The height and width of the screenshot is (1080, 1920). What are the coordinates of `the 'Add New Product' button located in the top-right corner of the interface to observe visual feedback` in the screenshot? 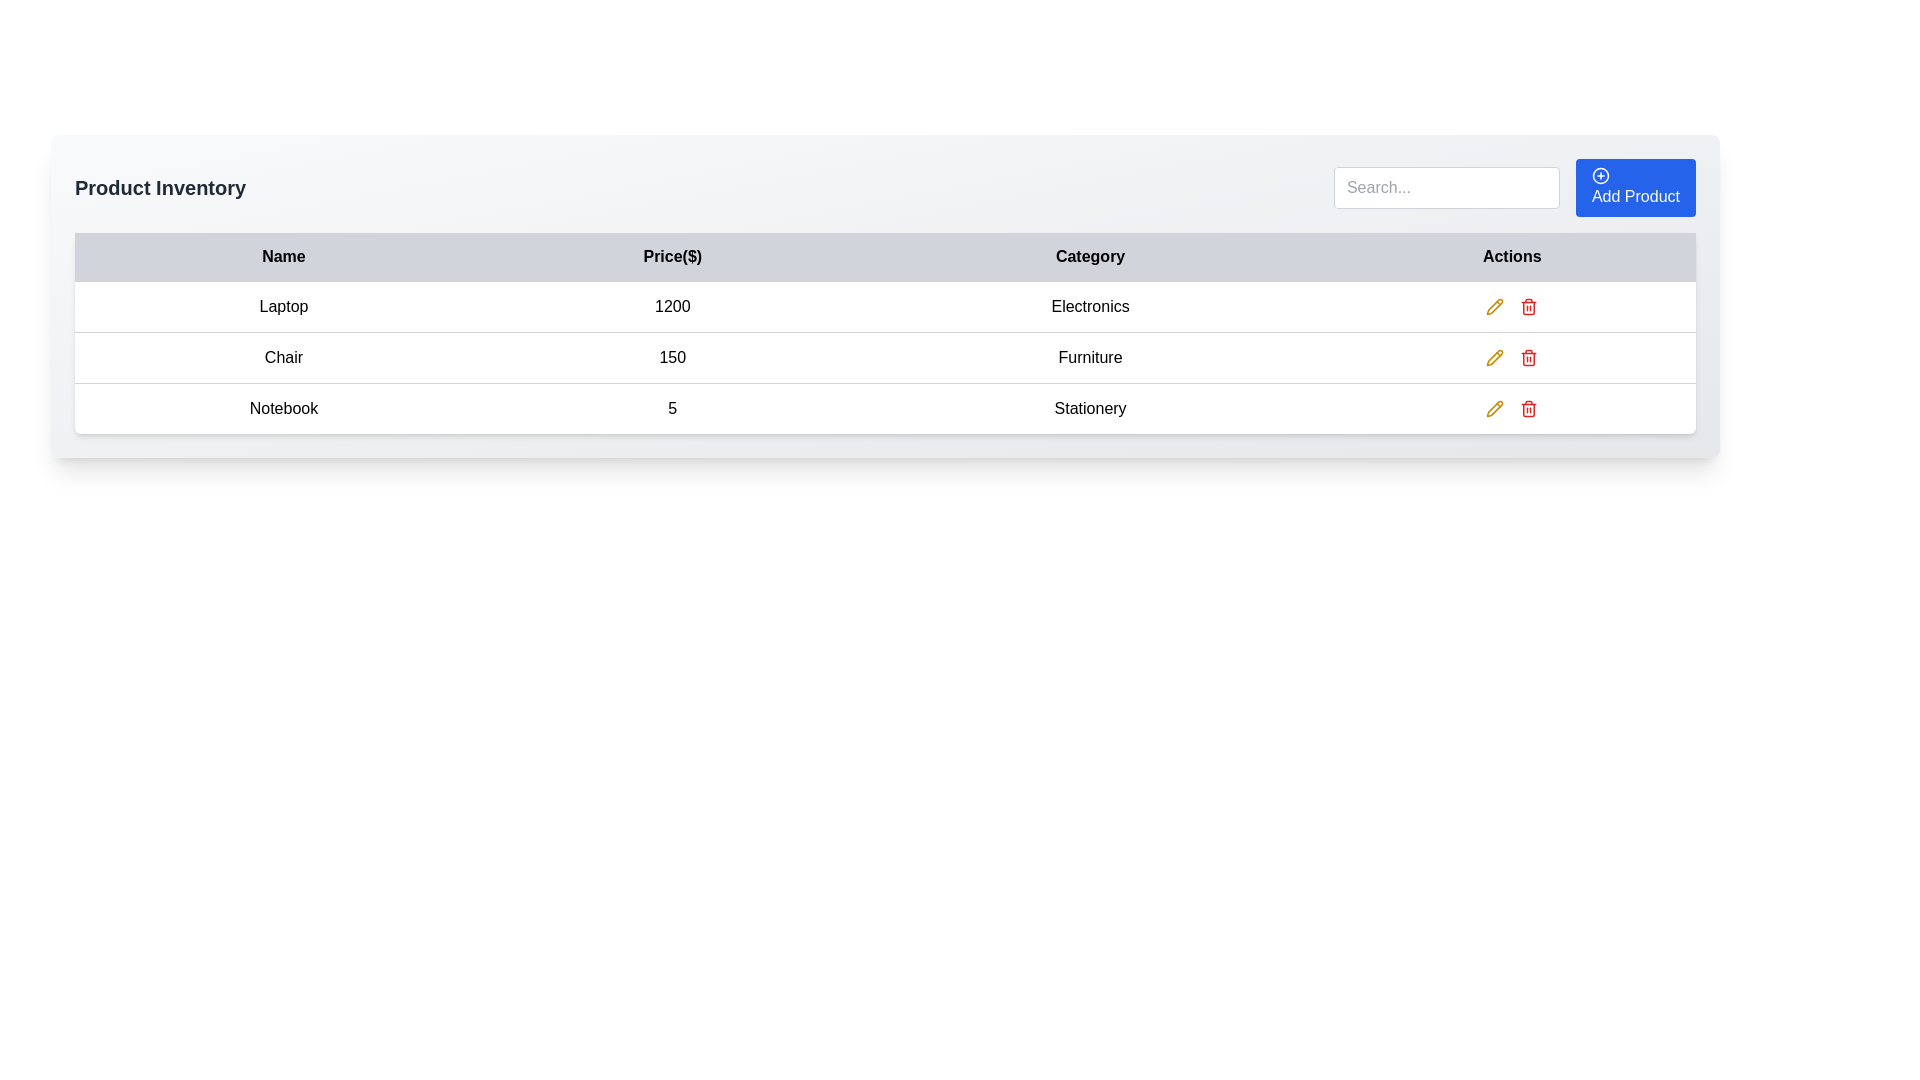 It's located at (1636, 188).